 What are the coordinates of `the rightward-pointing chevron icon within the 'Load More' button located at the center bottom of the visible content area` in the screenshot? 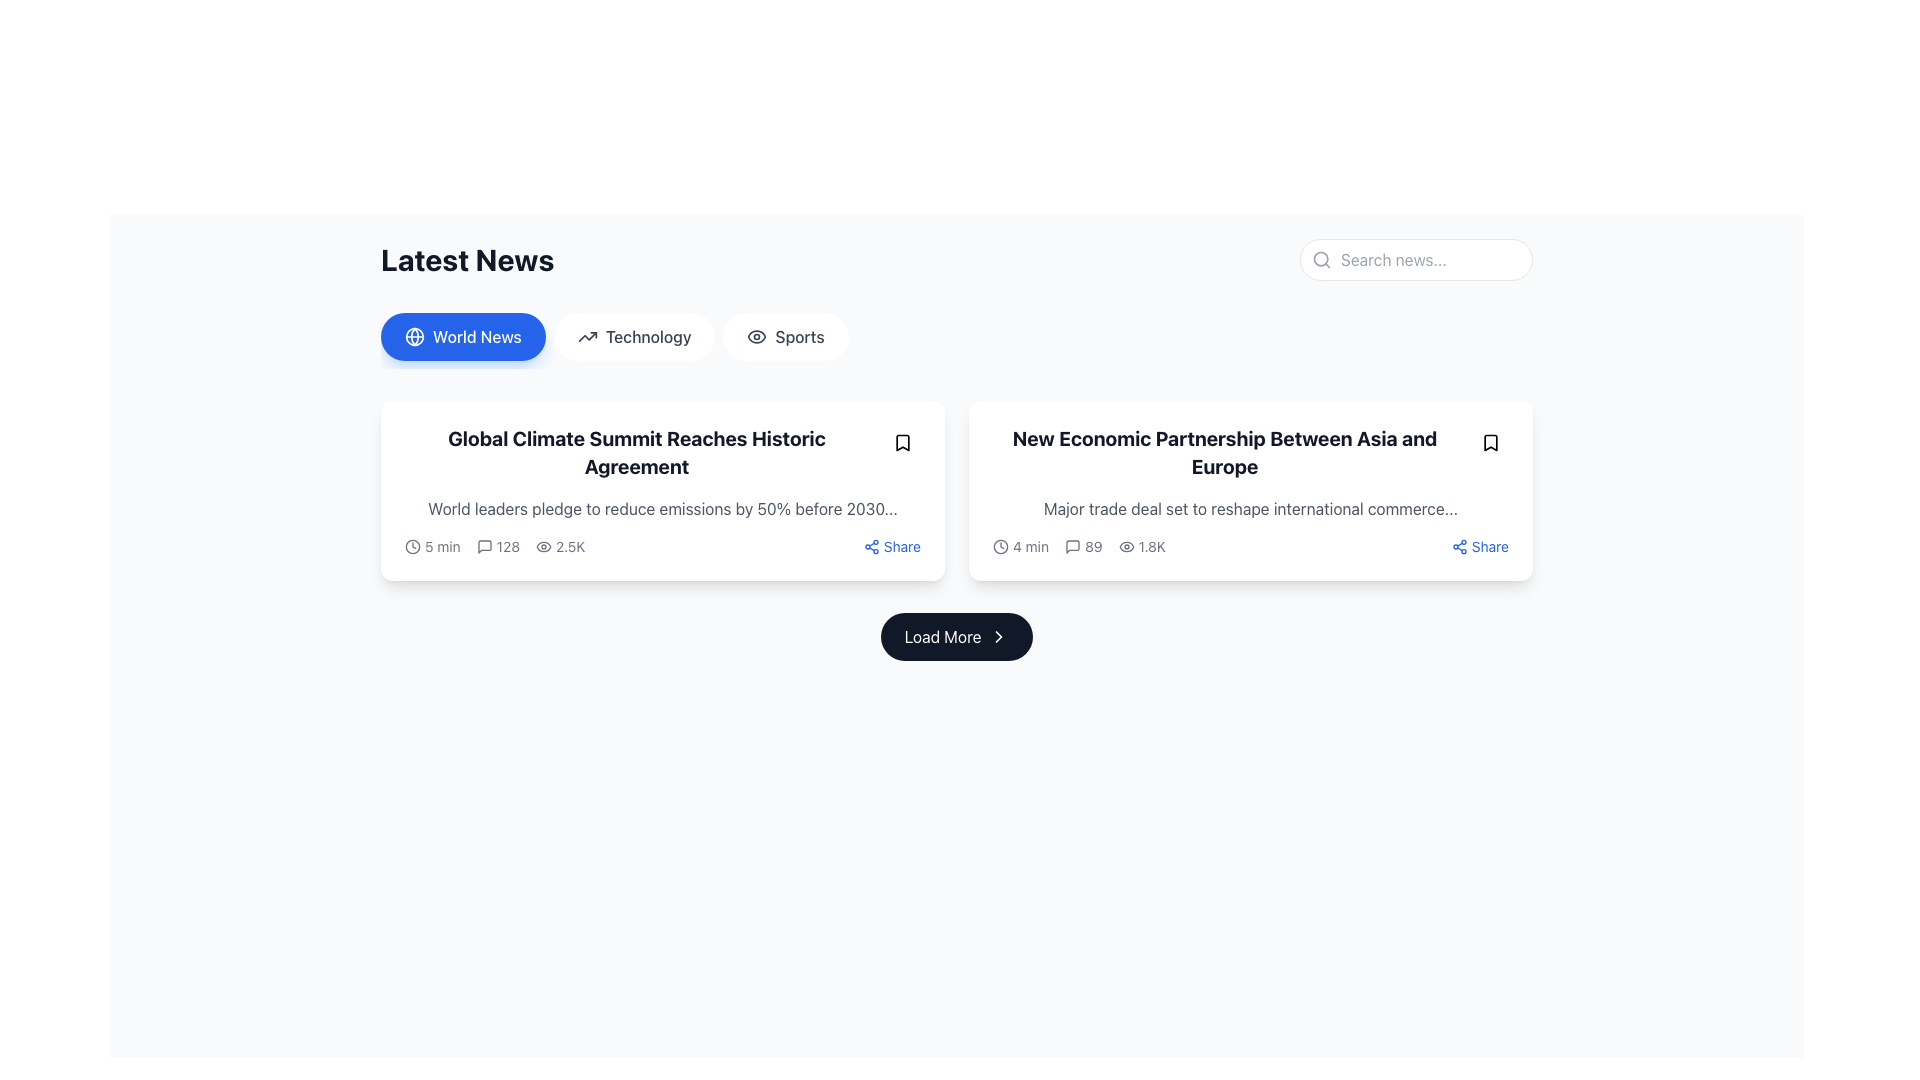 It's located at (999, 636).